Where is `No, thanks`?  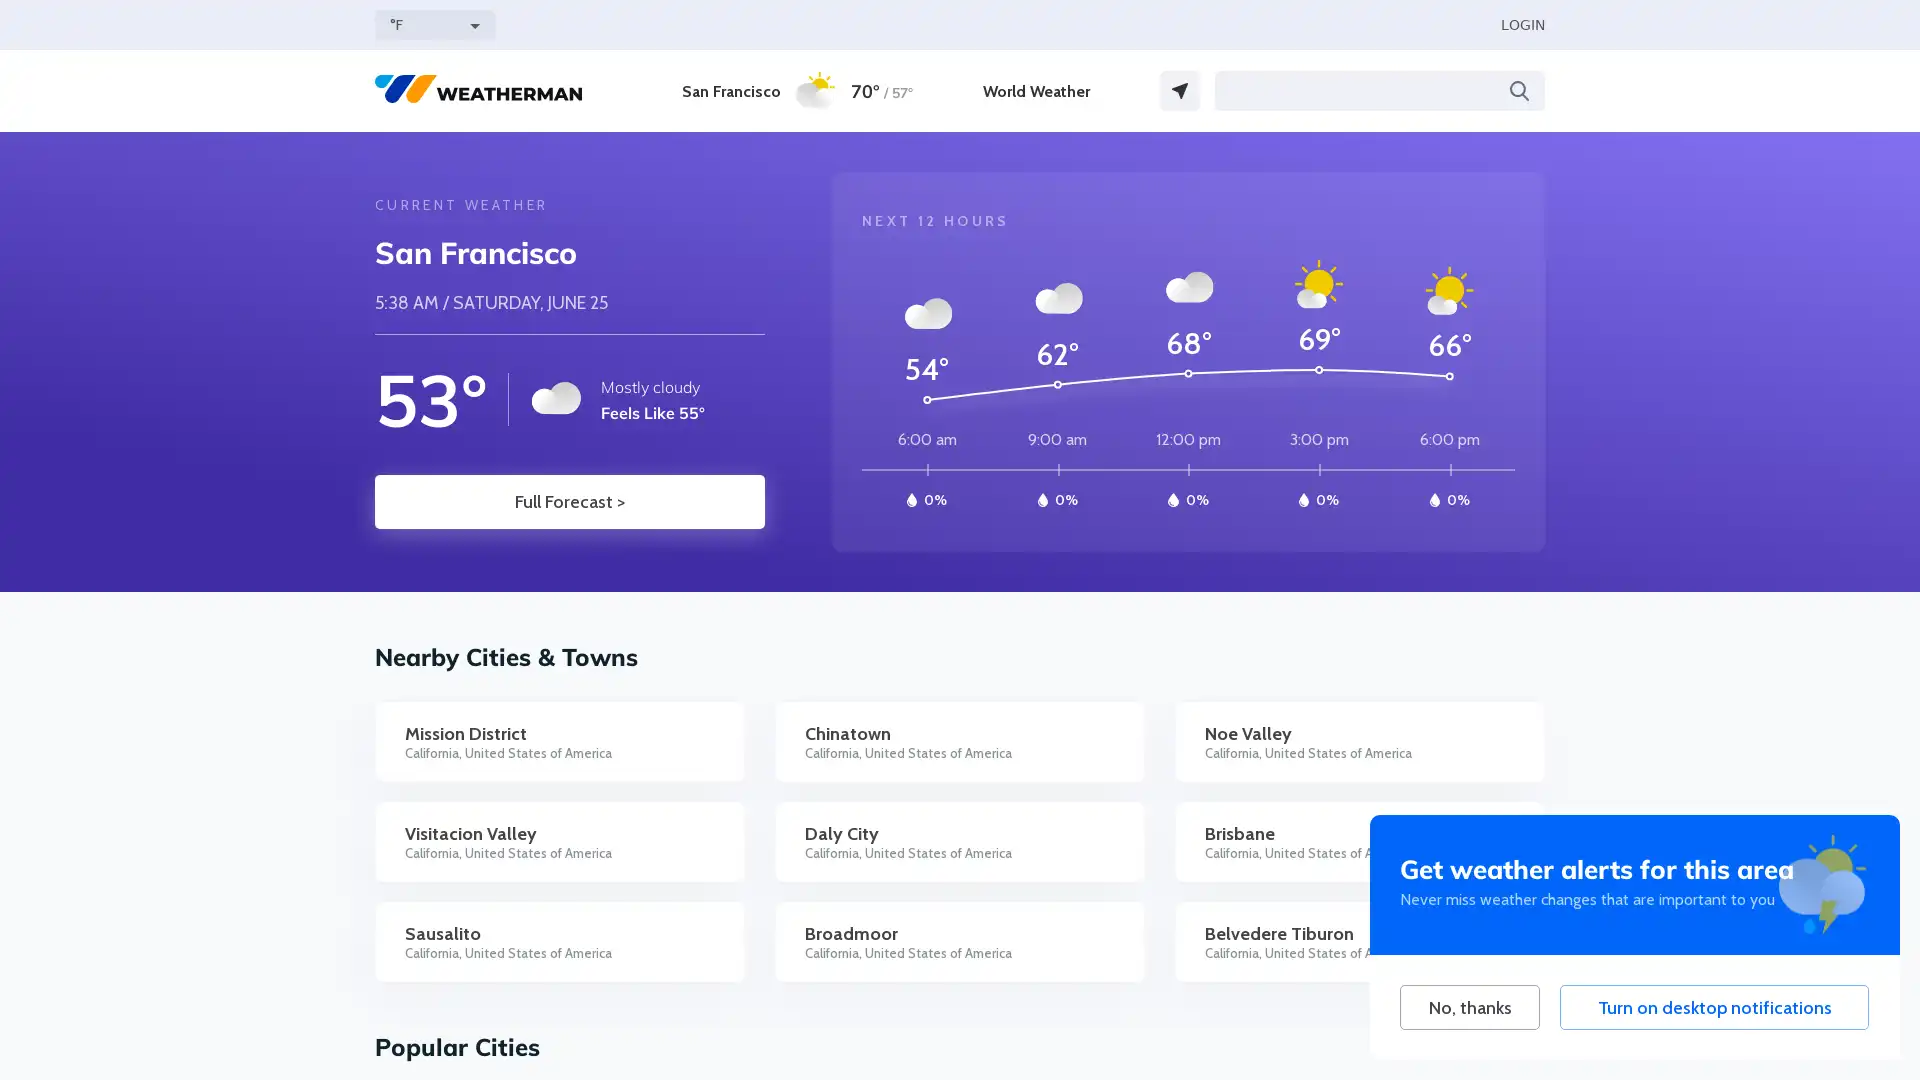
No, thanks is located at coordinates (1469, 1007).